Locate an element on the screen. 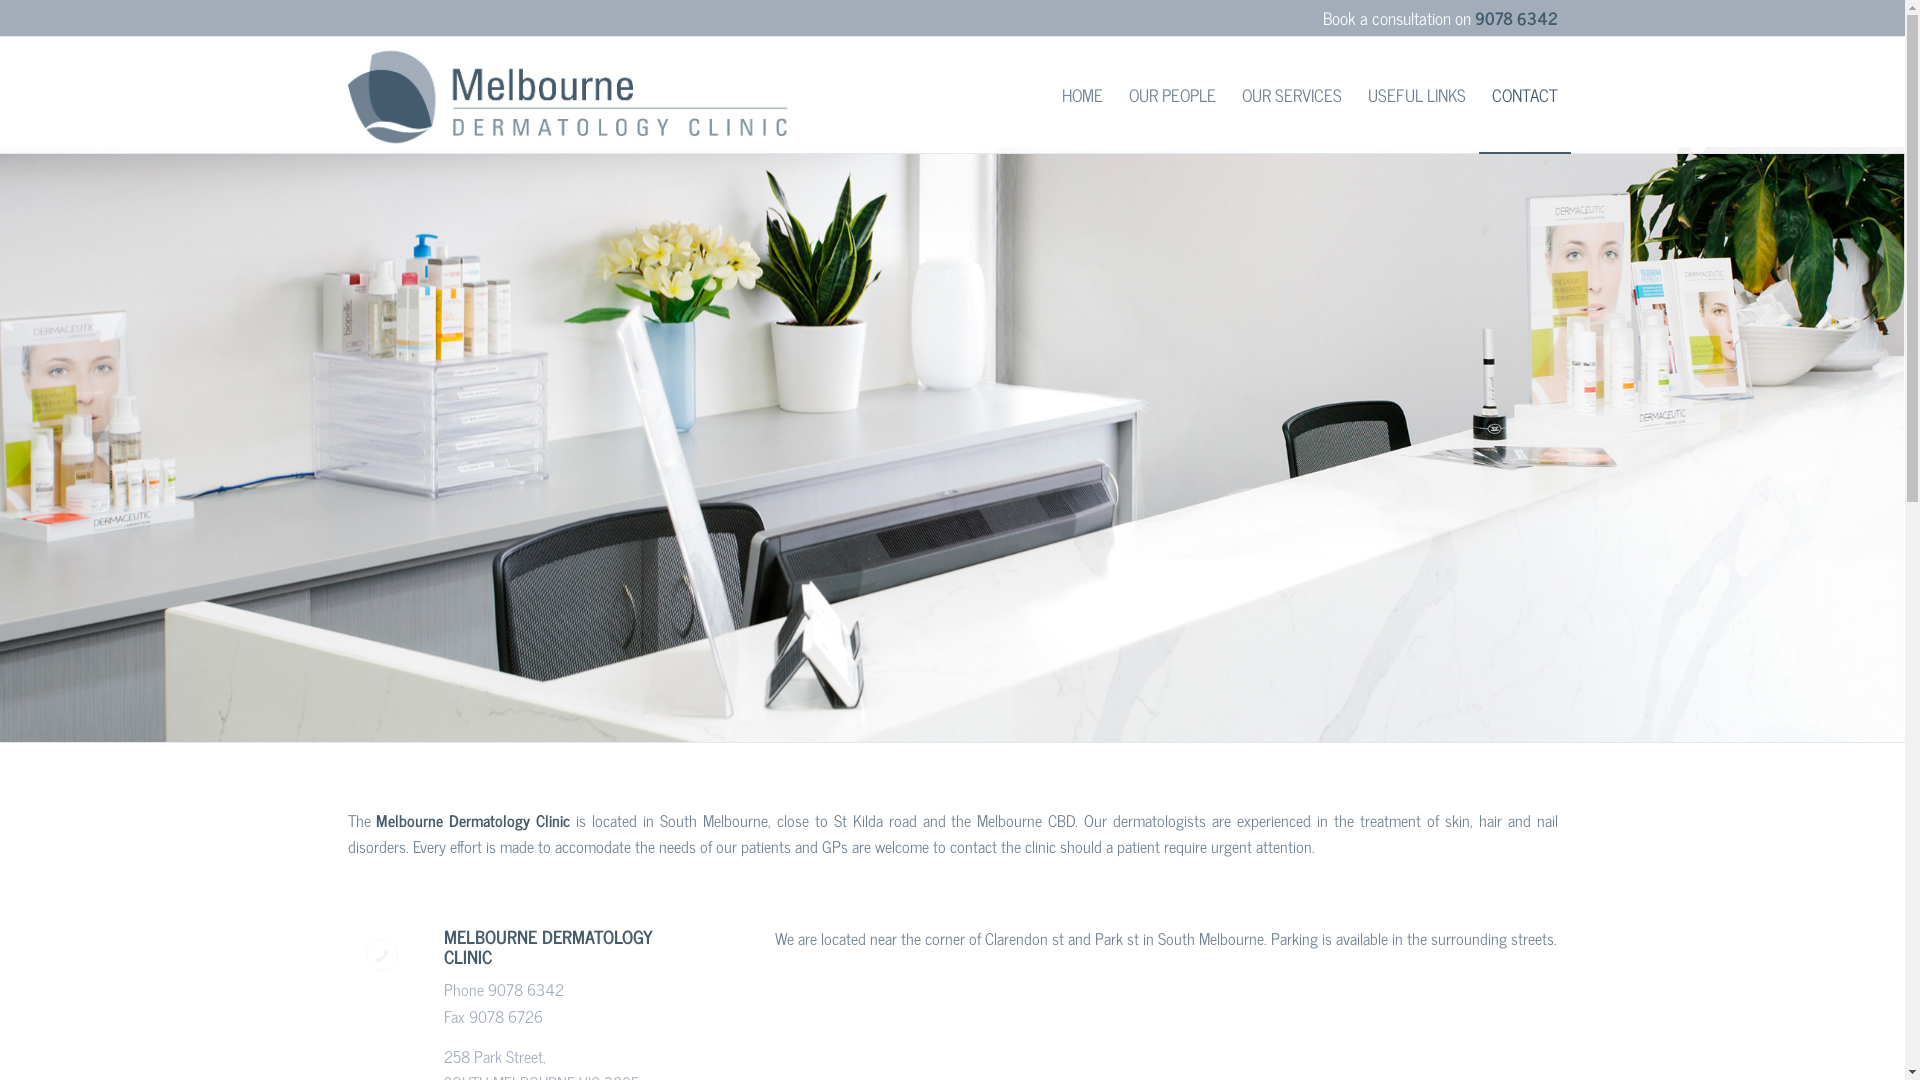 This screenshot has width=1920, height=1080. 'CONTACT' is located at coordinates (1517, 95).